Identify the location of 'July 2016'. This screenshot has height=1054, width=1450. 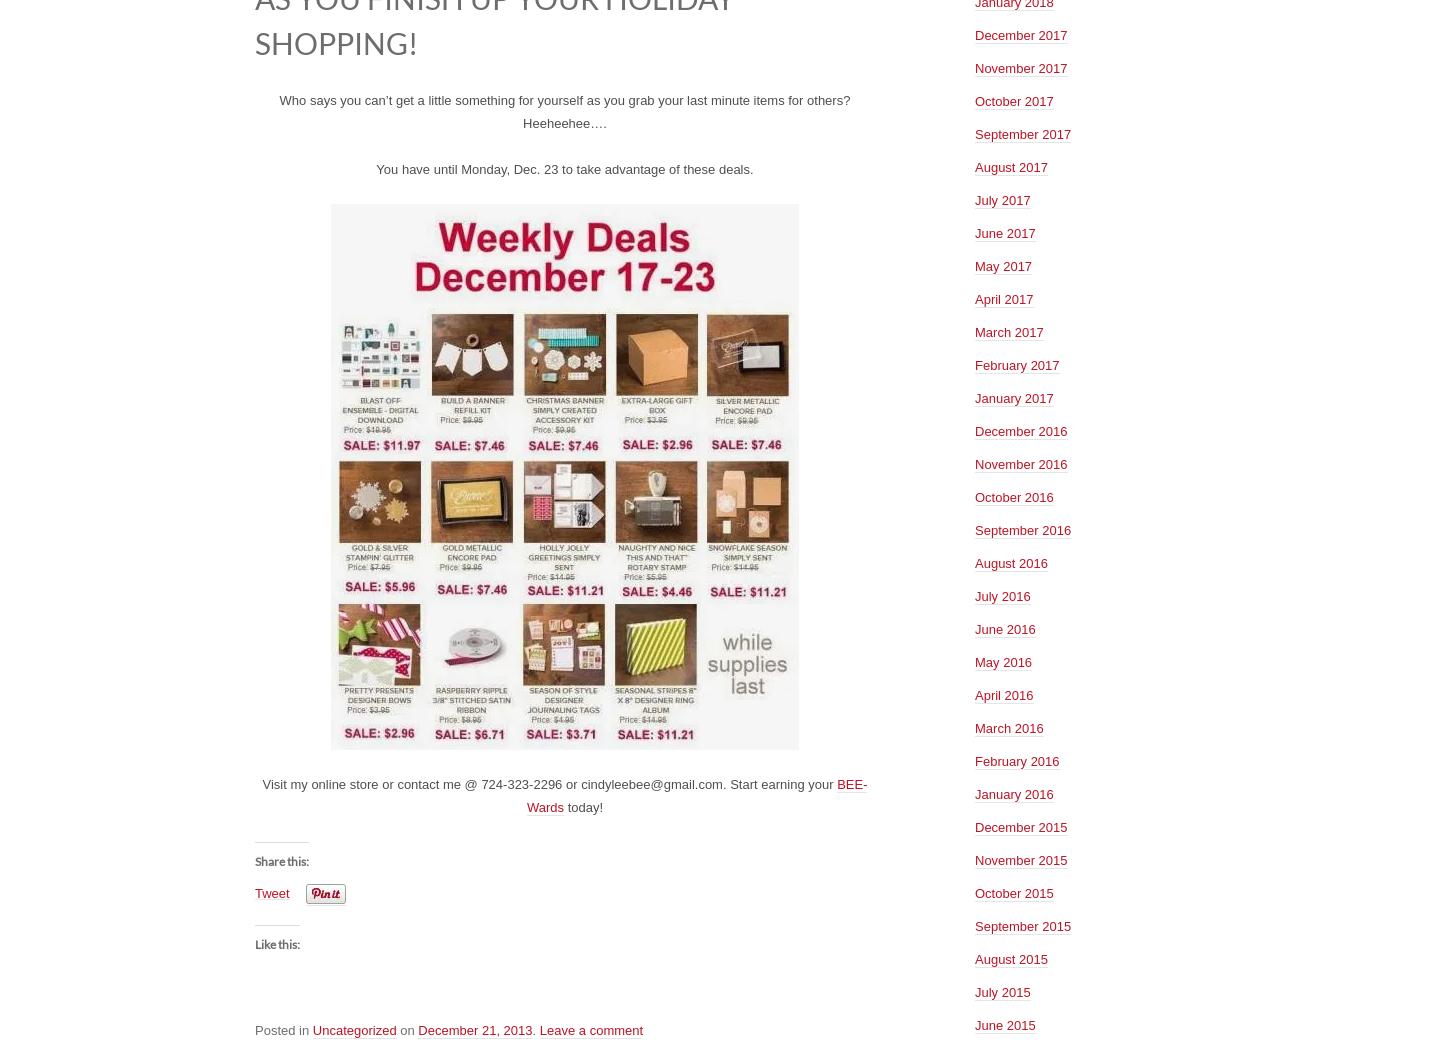
(1002, 594).